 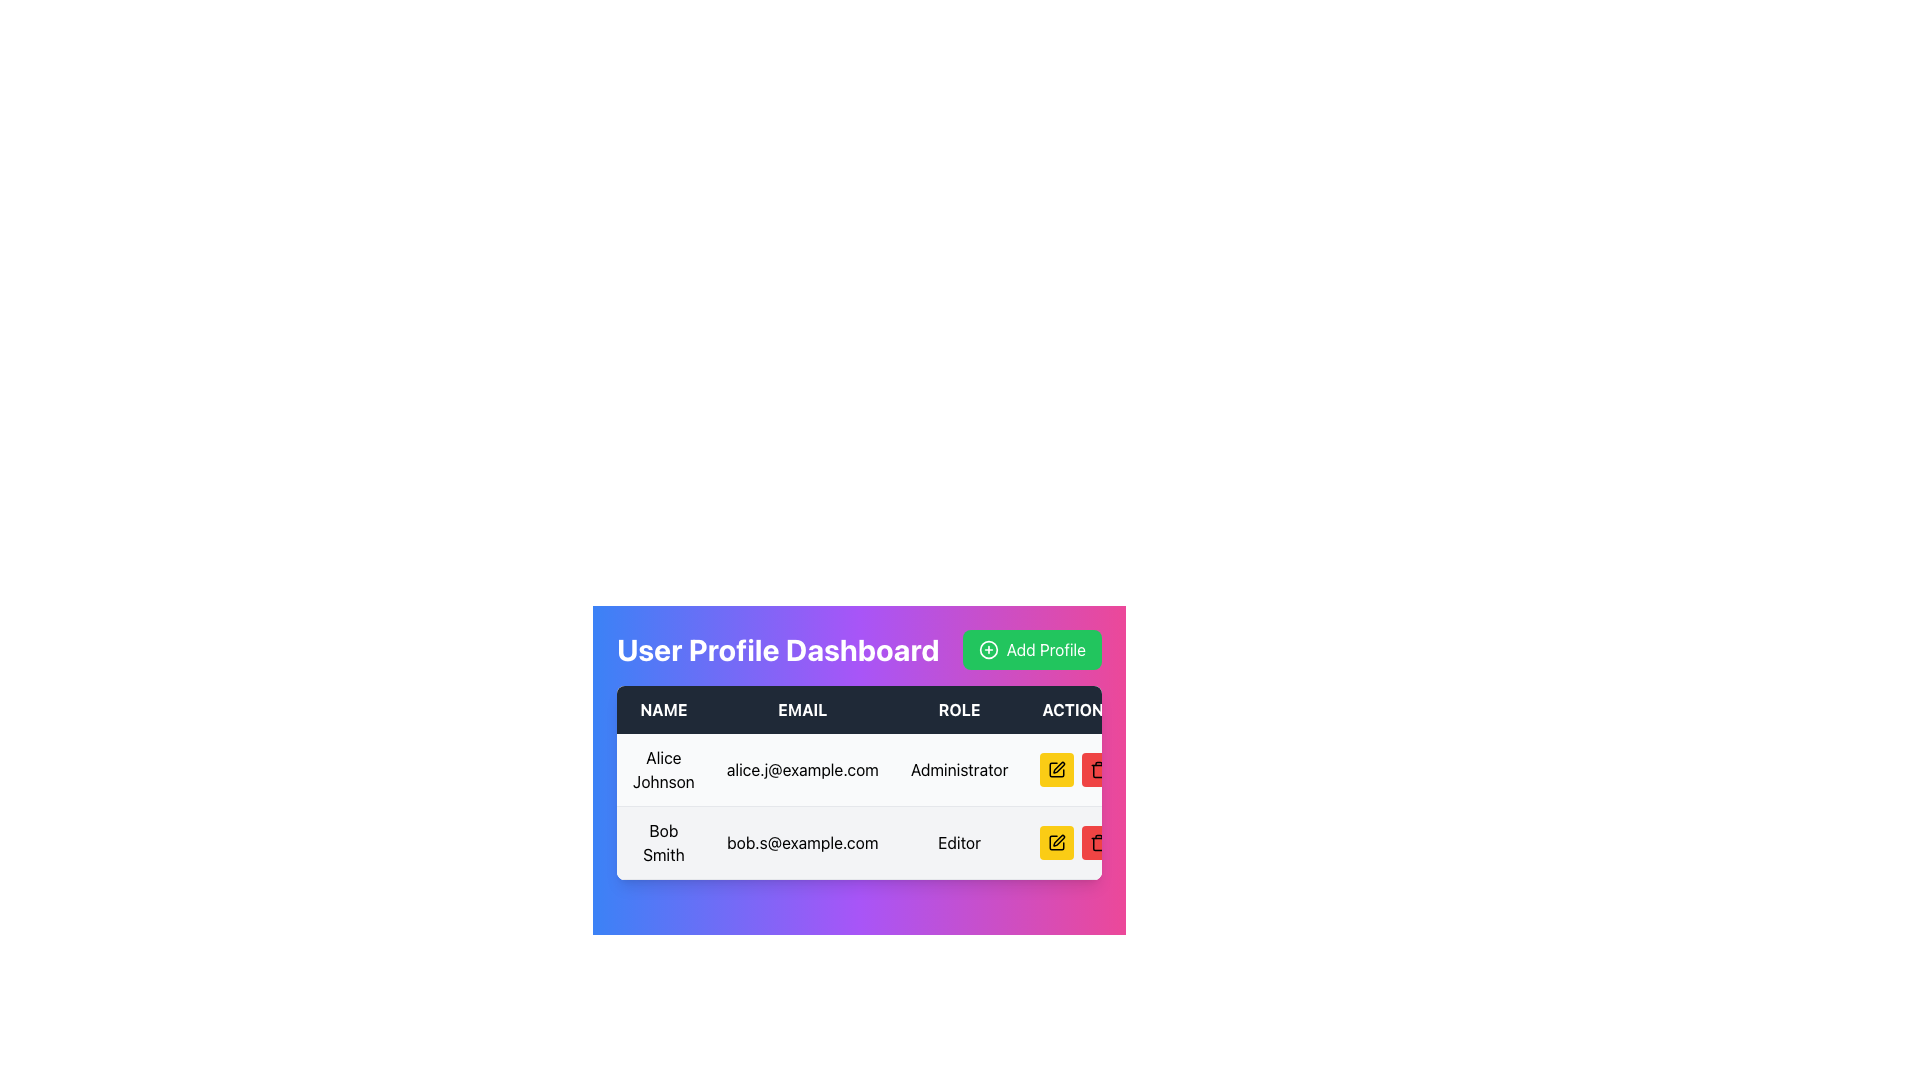 What do you see at coordinates (988, 650) in the screenshot?
I see `the green circular icon with a '+' symbol inside the 'Add Profile' button located at the top right of the user interface` at bounding box center [988, 650].